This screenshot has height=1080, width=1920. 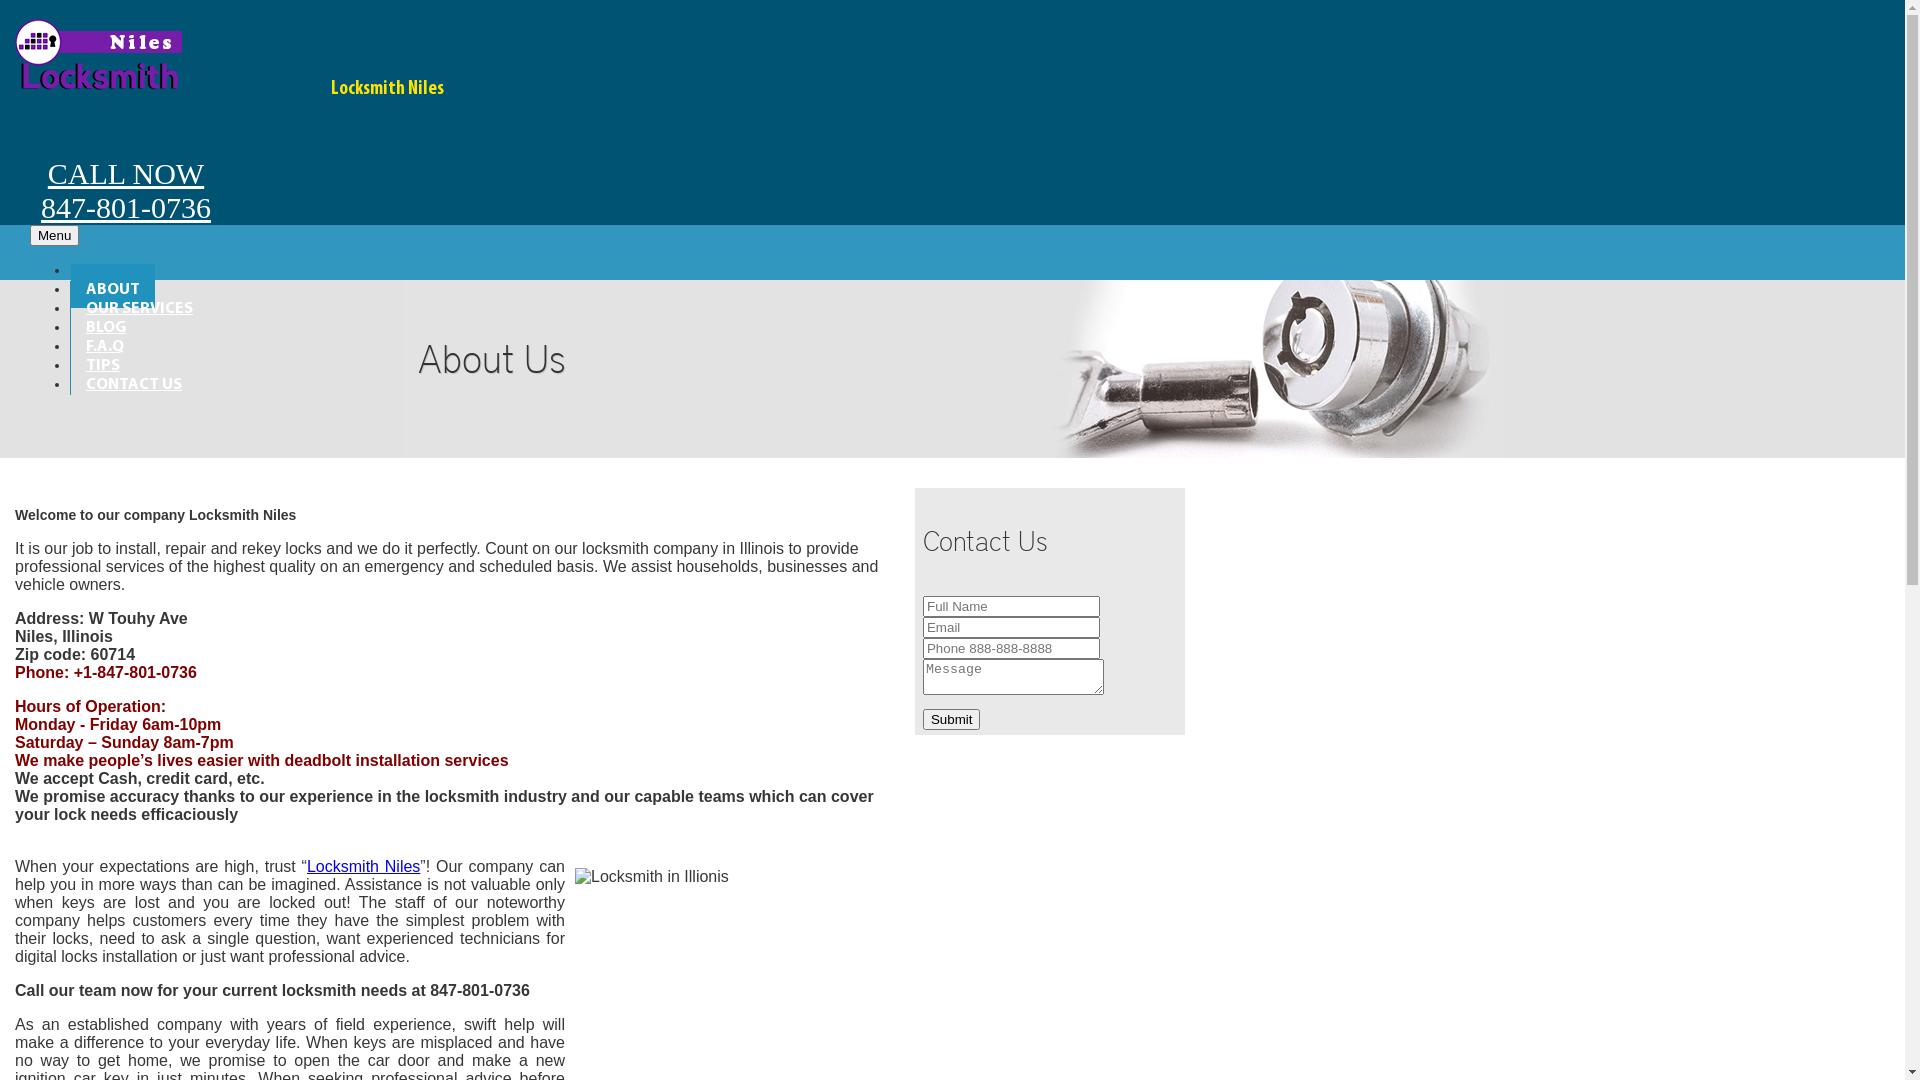 What do you see at coordinates (101, 362) in the screenshot?
I see `'TIPS'` at bounding box center [101, 362].